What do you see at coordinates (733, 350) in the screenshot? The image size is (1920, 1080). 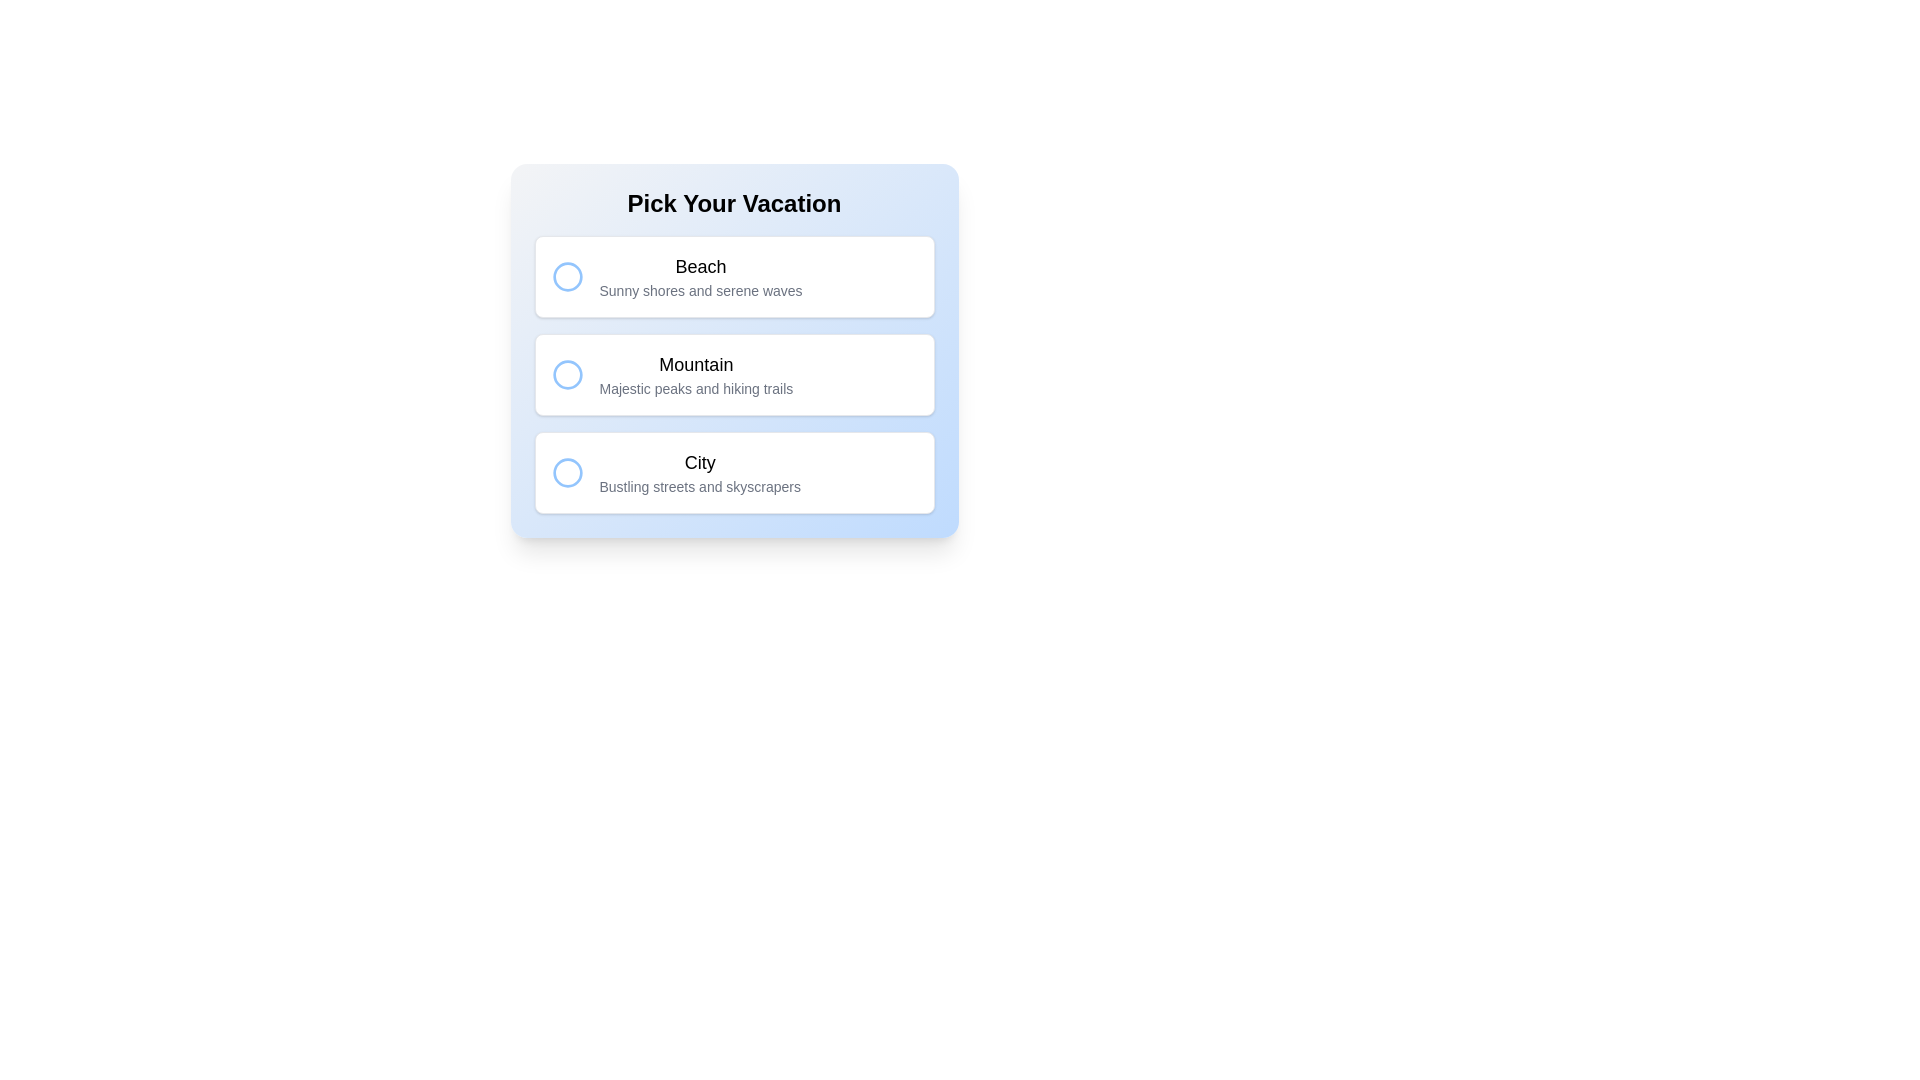 I see `the selectable card labeled 'Mountain' with a description 'Majestic peaks and hiking trails' in the 'Pick Your Vacation' section` at bounding box center [733, 350].